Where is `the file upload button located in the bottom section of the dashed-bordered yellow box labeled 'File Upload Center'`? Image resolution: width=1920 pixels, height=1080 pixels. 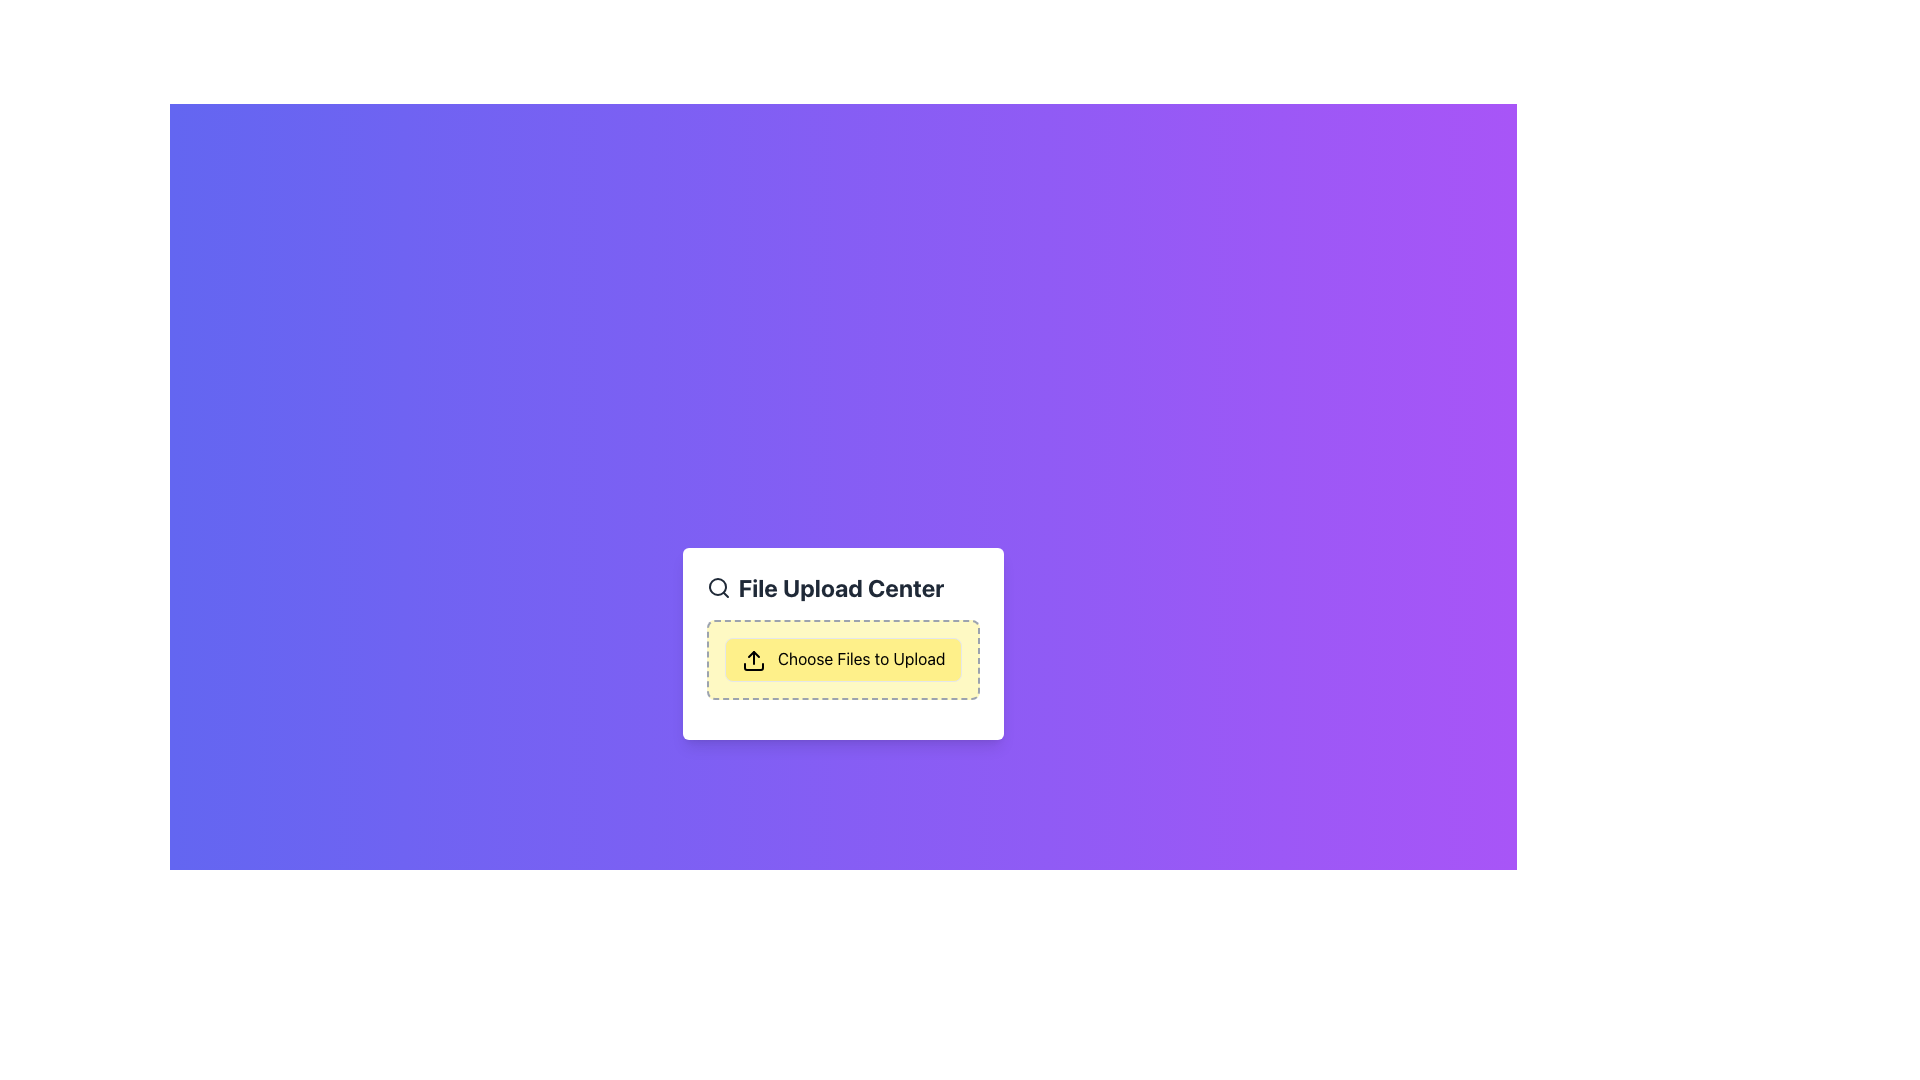
the file upload button located in the bottom section of the dashed-bordered yellow box labeled 'File Upload Center' is located at coordinates (843, 659).